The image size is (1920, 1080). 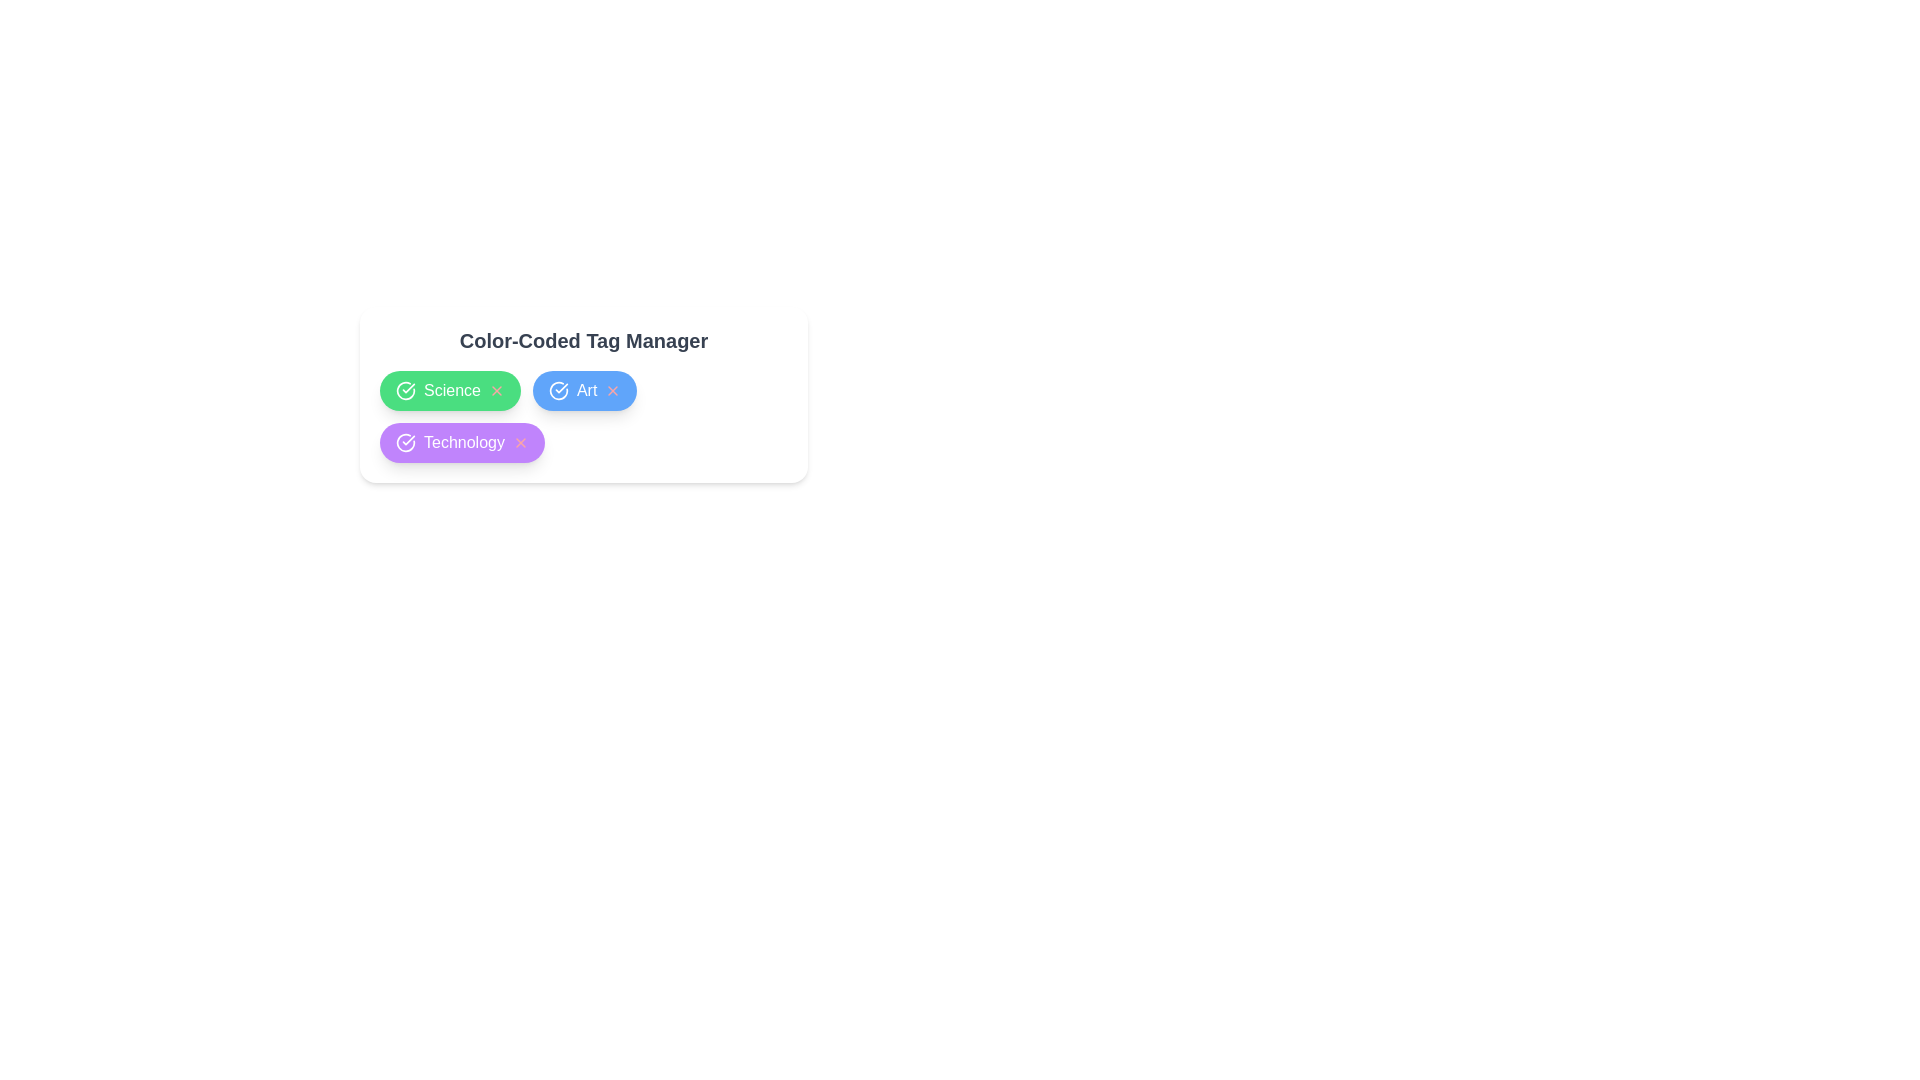 What do you see at coordinates (520, 442) in the screenshot?
I see `remove button (X) for the tag Technology` at bounding box center [520, 442].